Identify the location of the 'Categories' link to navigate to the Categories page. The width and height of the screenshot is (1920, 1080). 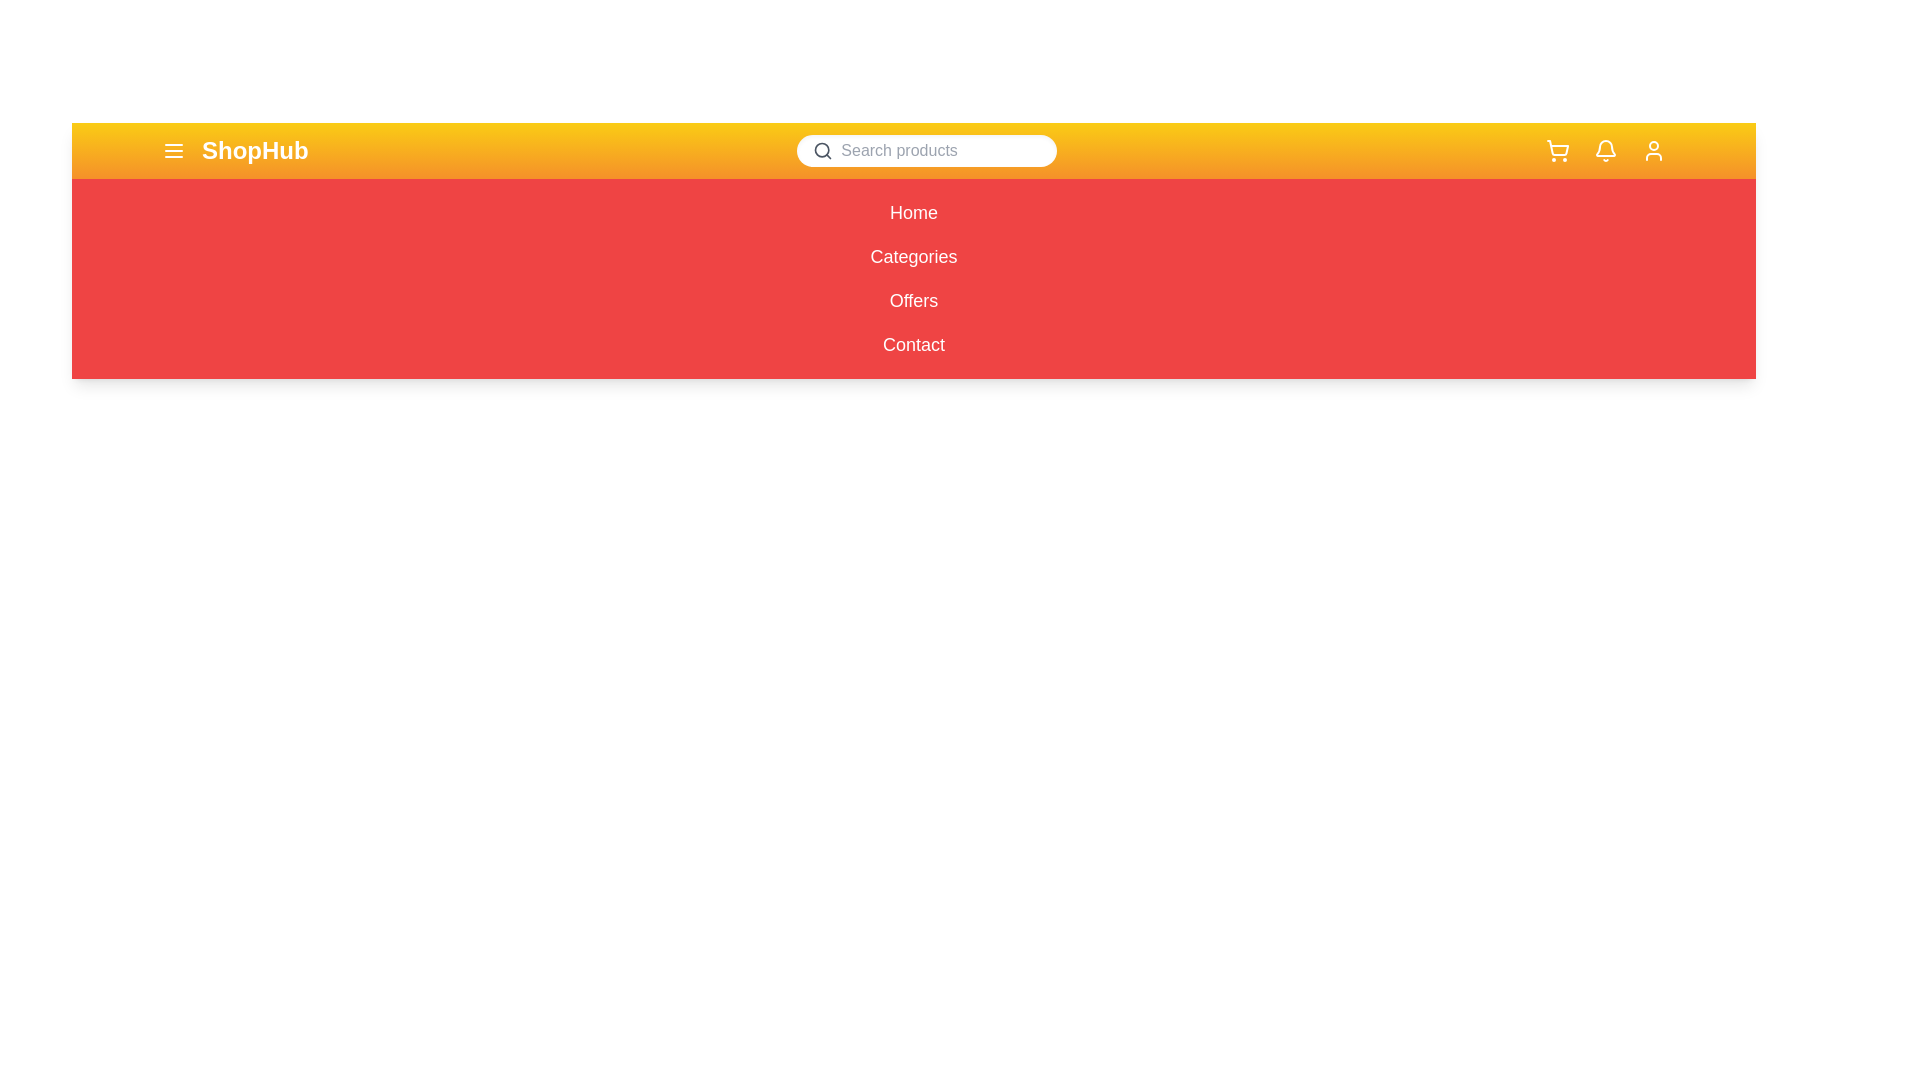
(912, 256).